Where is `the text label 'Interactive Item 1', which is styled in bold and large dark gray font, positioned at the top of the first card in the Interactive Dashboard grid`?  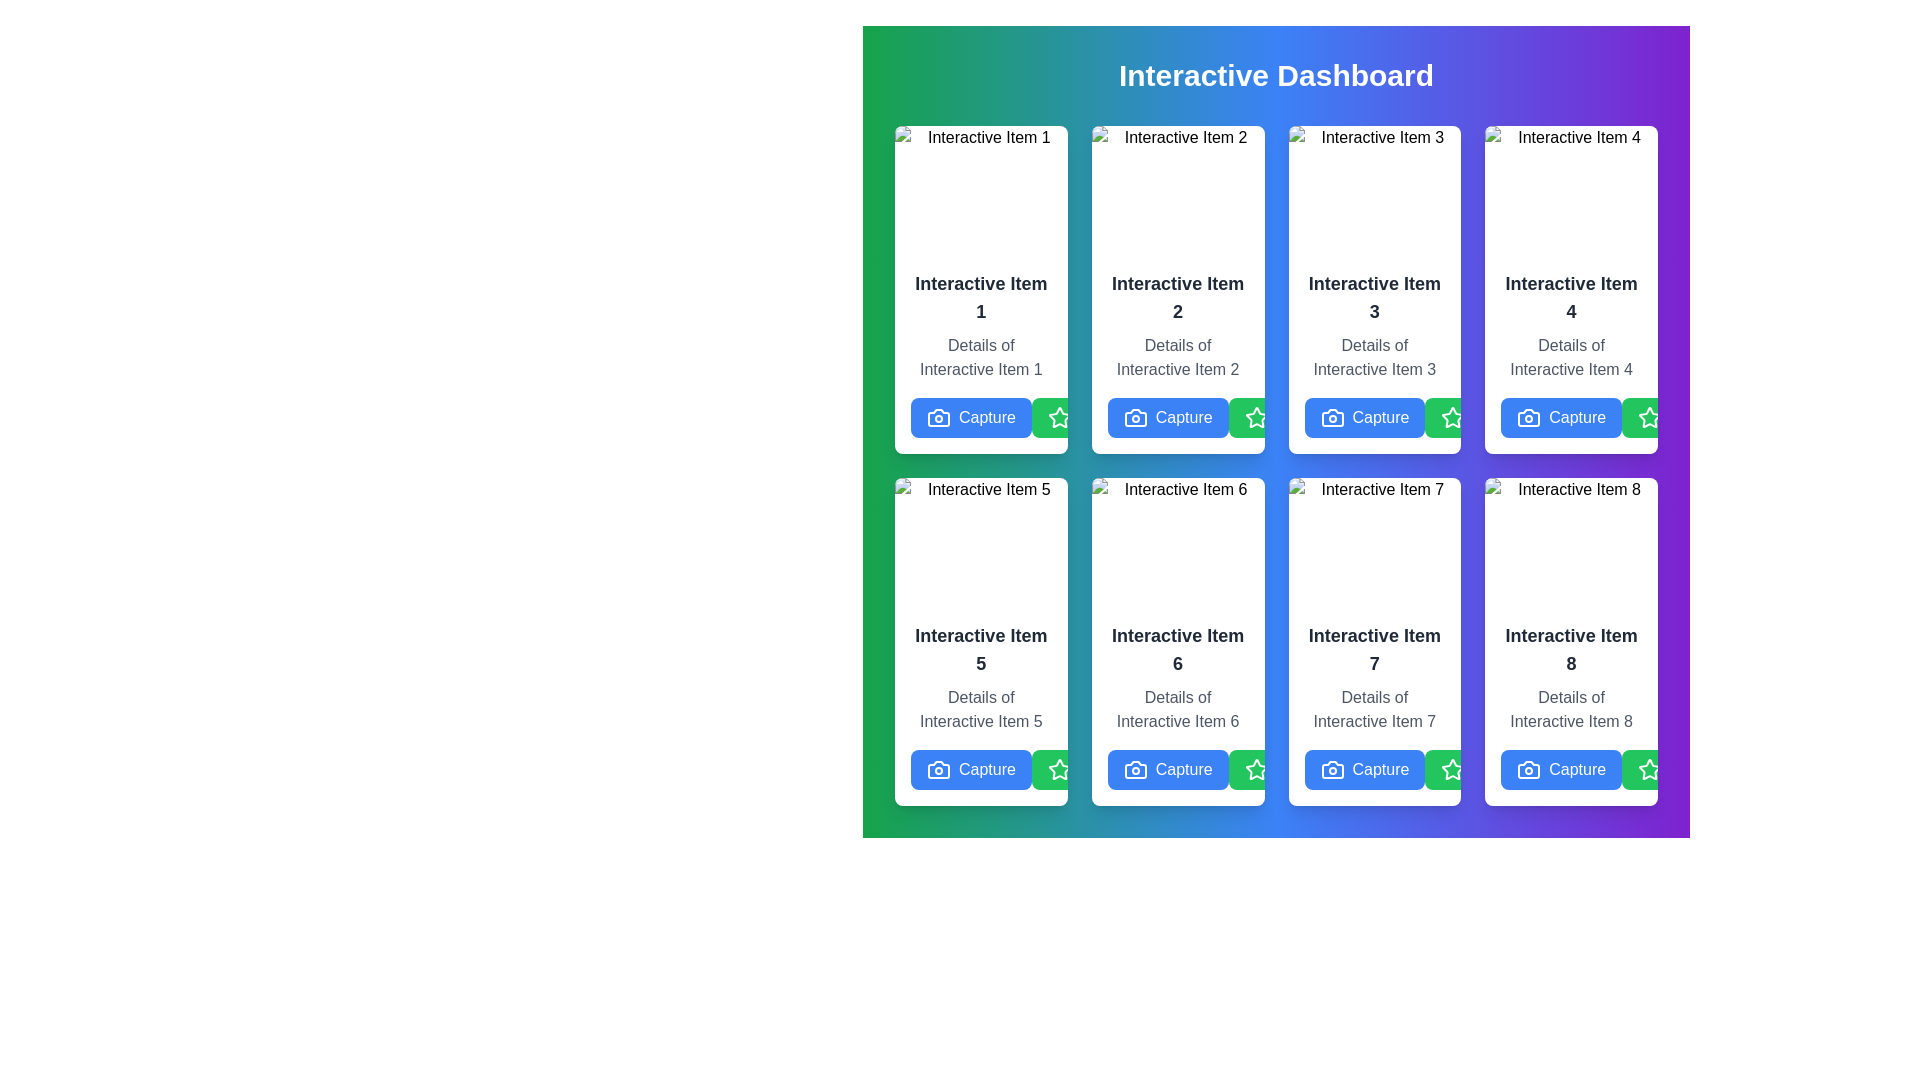 the text label 'Interactive Item 1', which is styled in bold and large dark gray font, positioned at the top of the first card in the Interactive Dashboard grid is located at coordinates (981, 297).